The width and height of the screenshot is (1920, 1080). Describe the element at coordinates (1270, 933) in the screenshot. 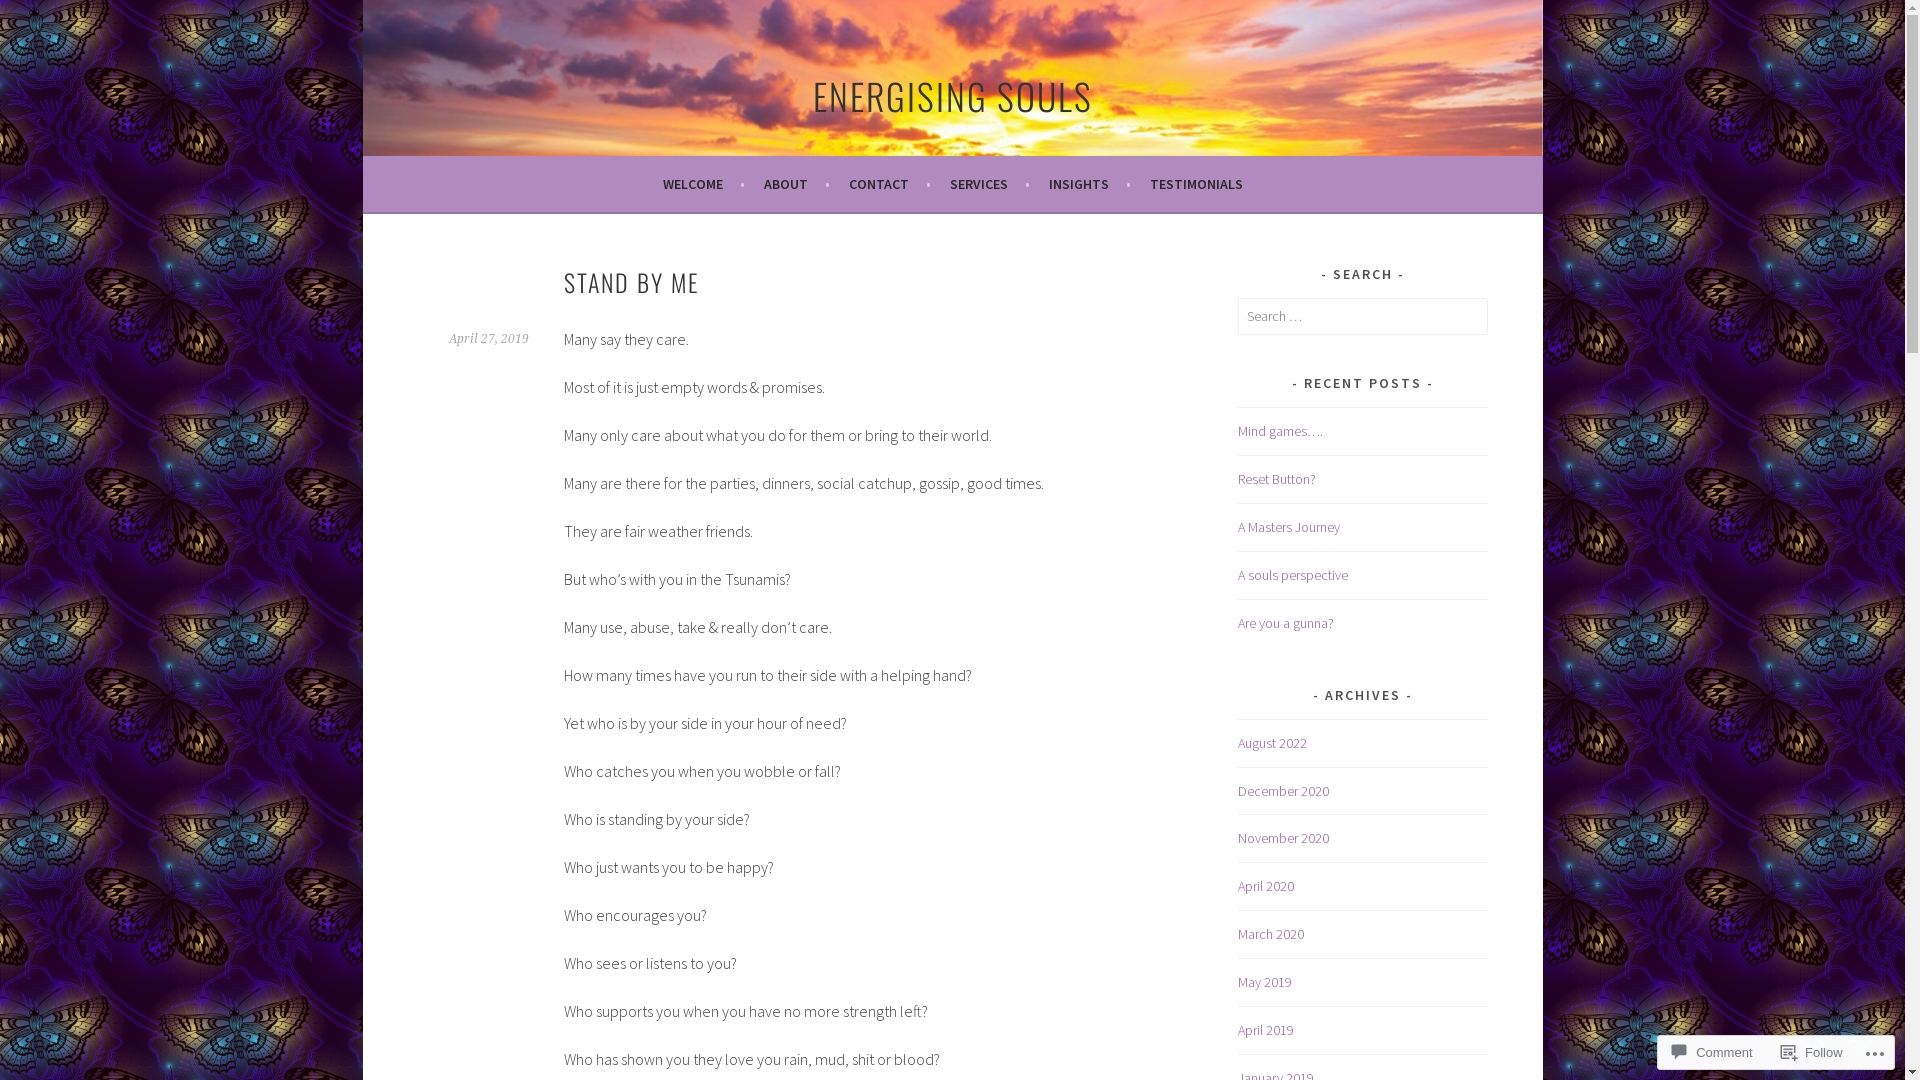

I see `'March 2020'` at that location.